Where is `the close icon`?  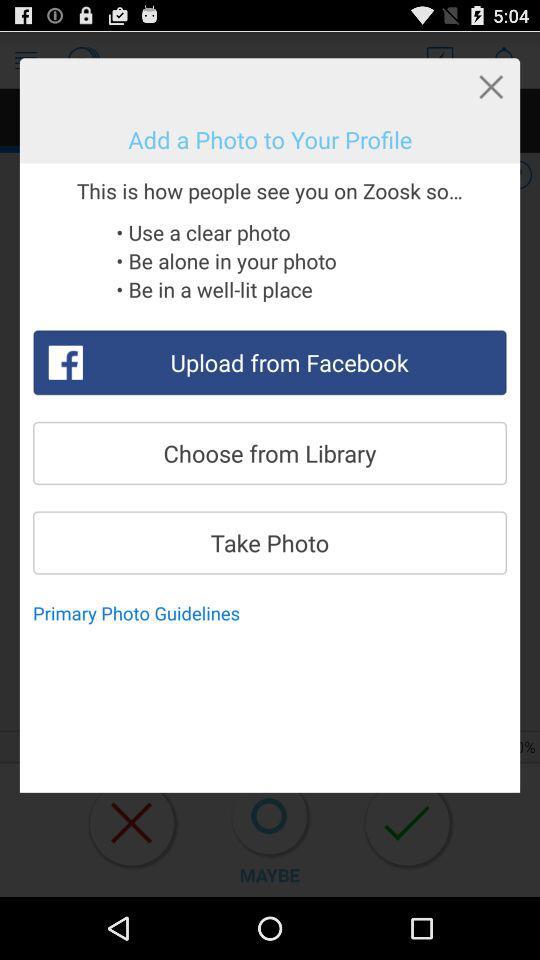 the close icon is located at coordinates (490, 92).